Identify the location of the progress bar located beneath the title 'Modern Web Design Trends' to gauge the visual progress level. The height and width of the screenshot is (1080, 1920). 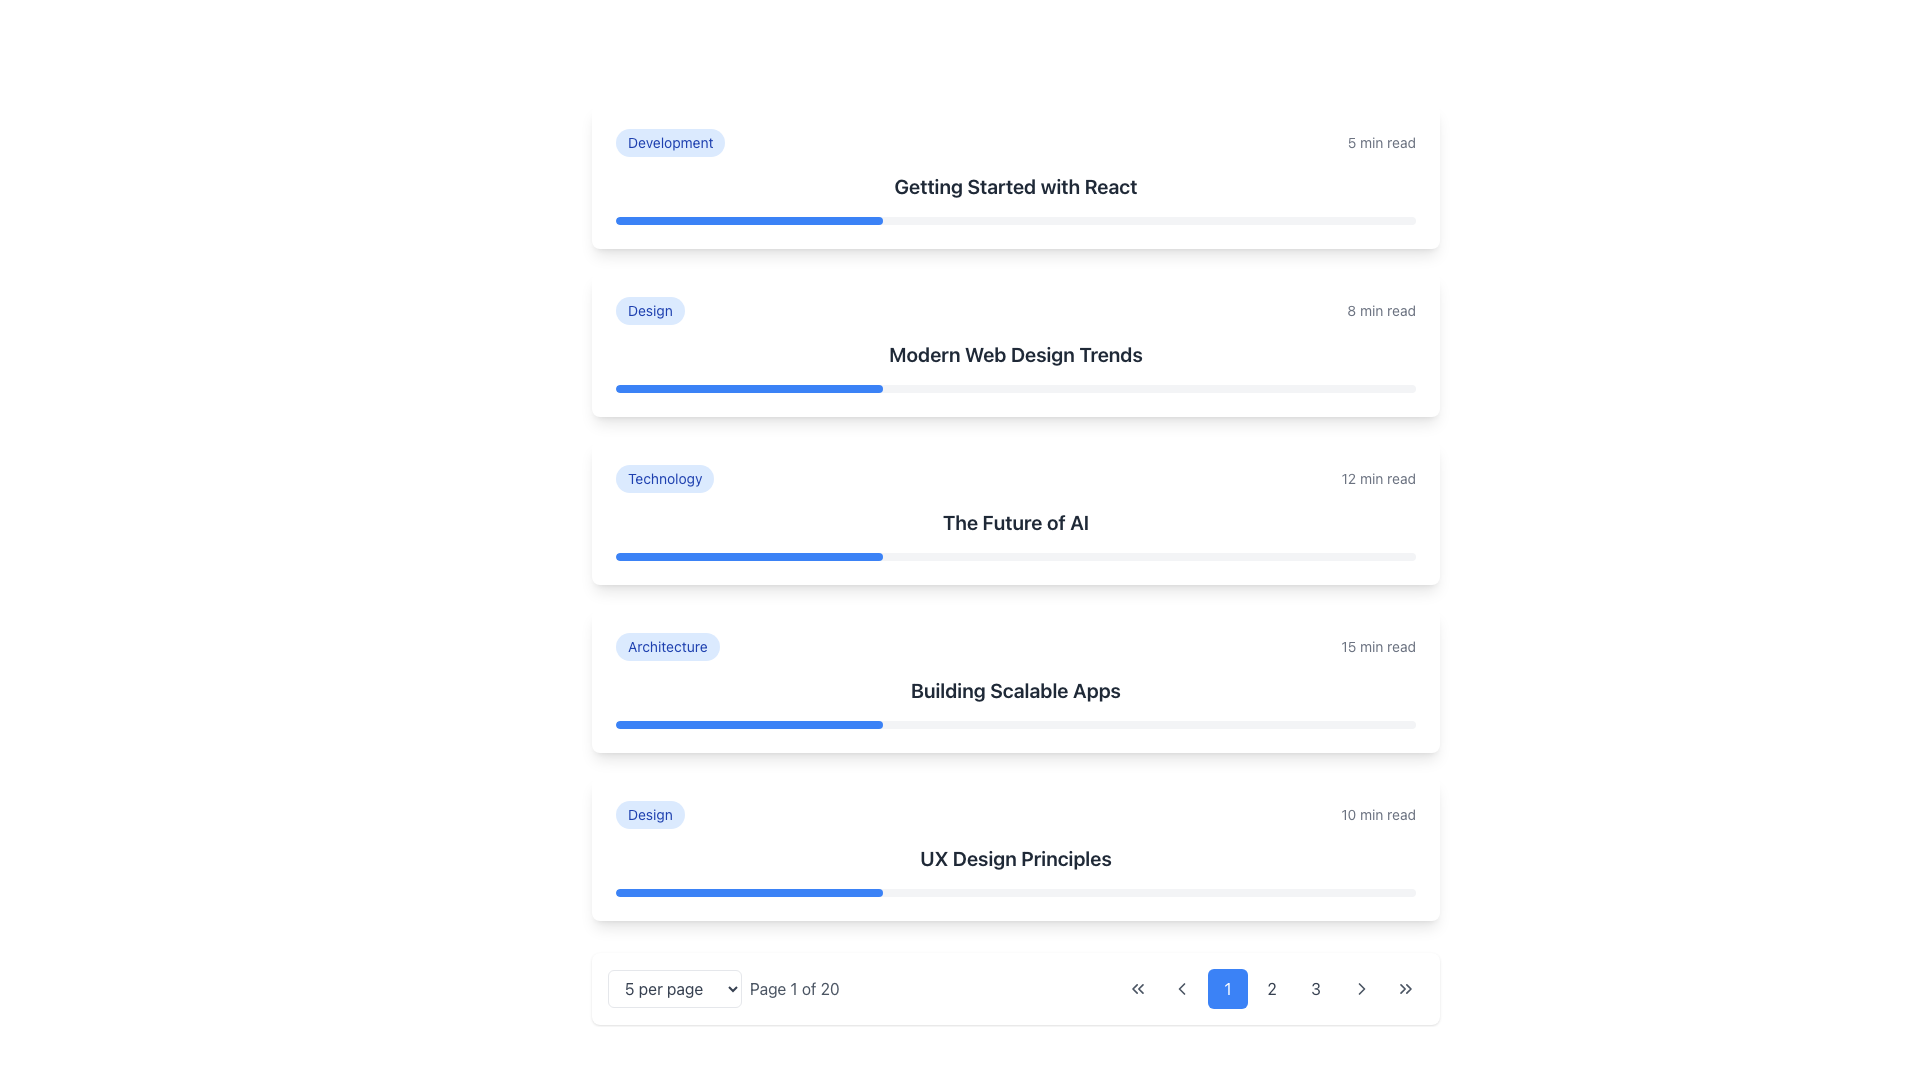
(1016, 389).